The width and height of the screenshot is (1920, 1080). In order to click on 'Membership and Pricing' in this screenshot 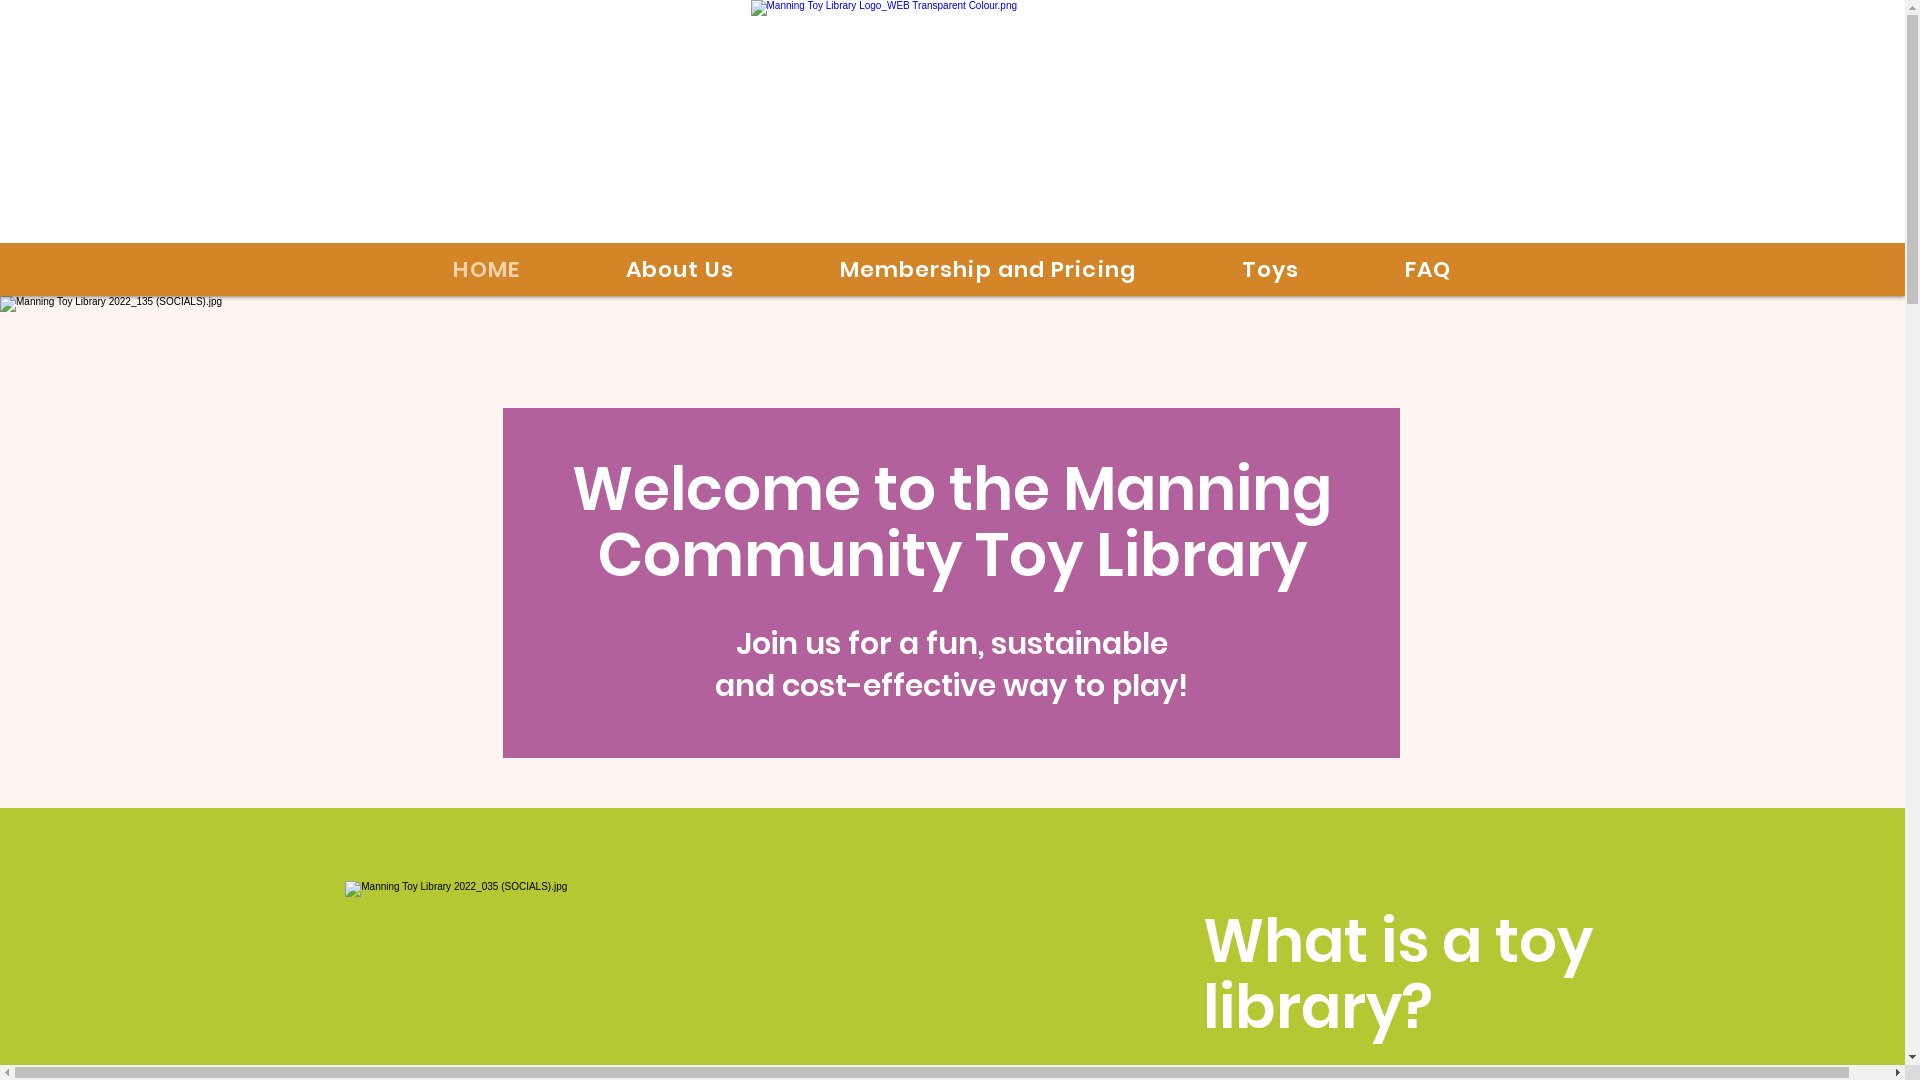, I will do `click(988, 268)`.